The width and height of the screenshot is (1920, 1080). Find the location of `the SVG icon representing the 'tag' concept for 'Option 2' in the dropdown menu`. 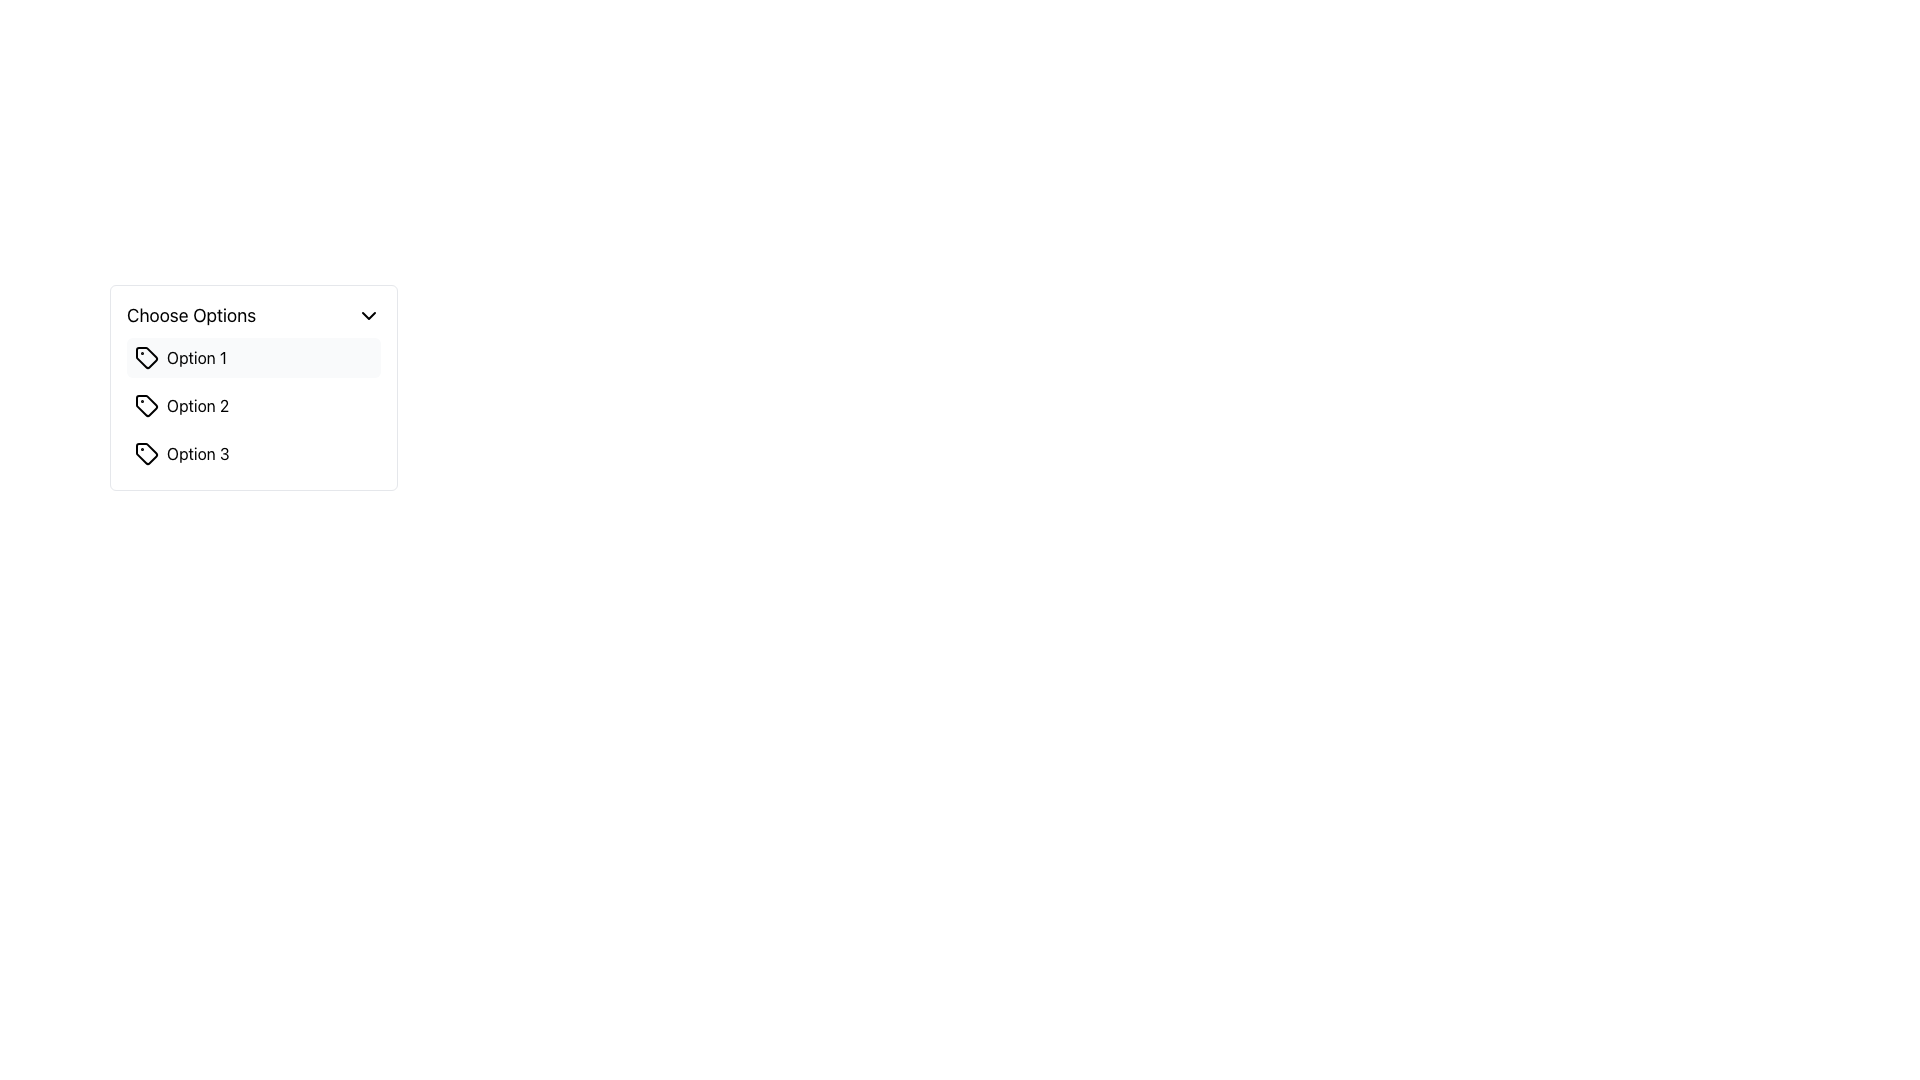

the SVG icon representing the 'tag' concept for 'Option 2' in the dropdown menu is located at coordinates (146, 405).